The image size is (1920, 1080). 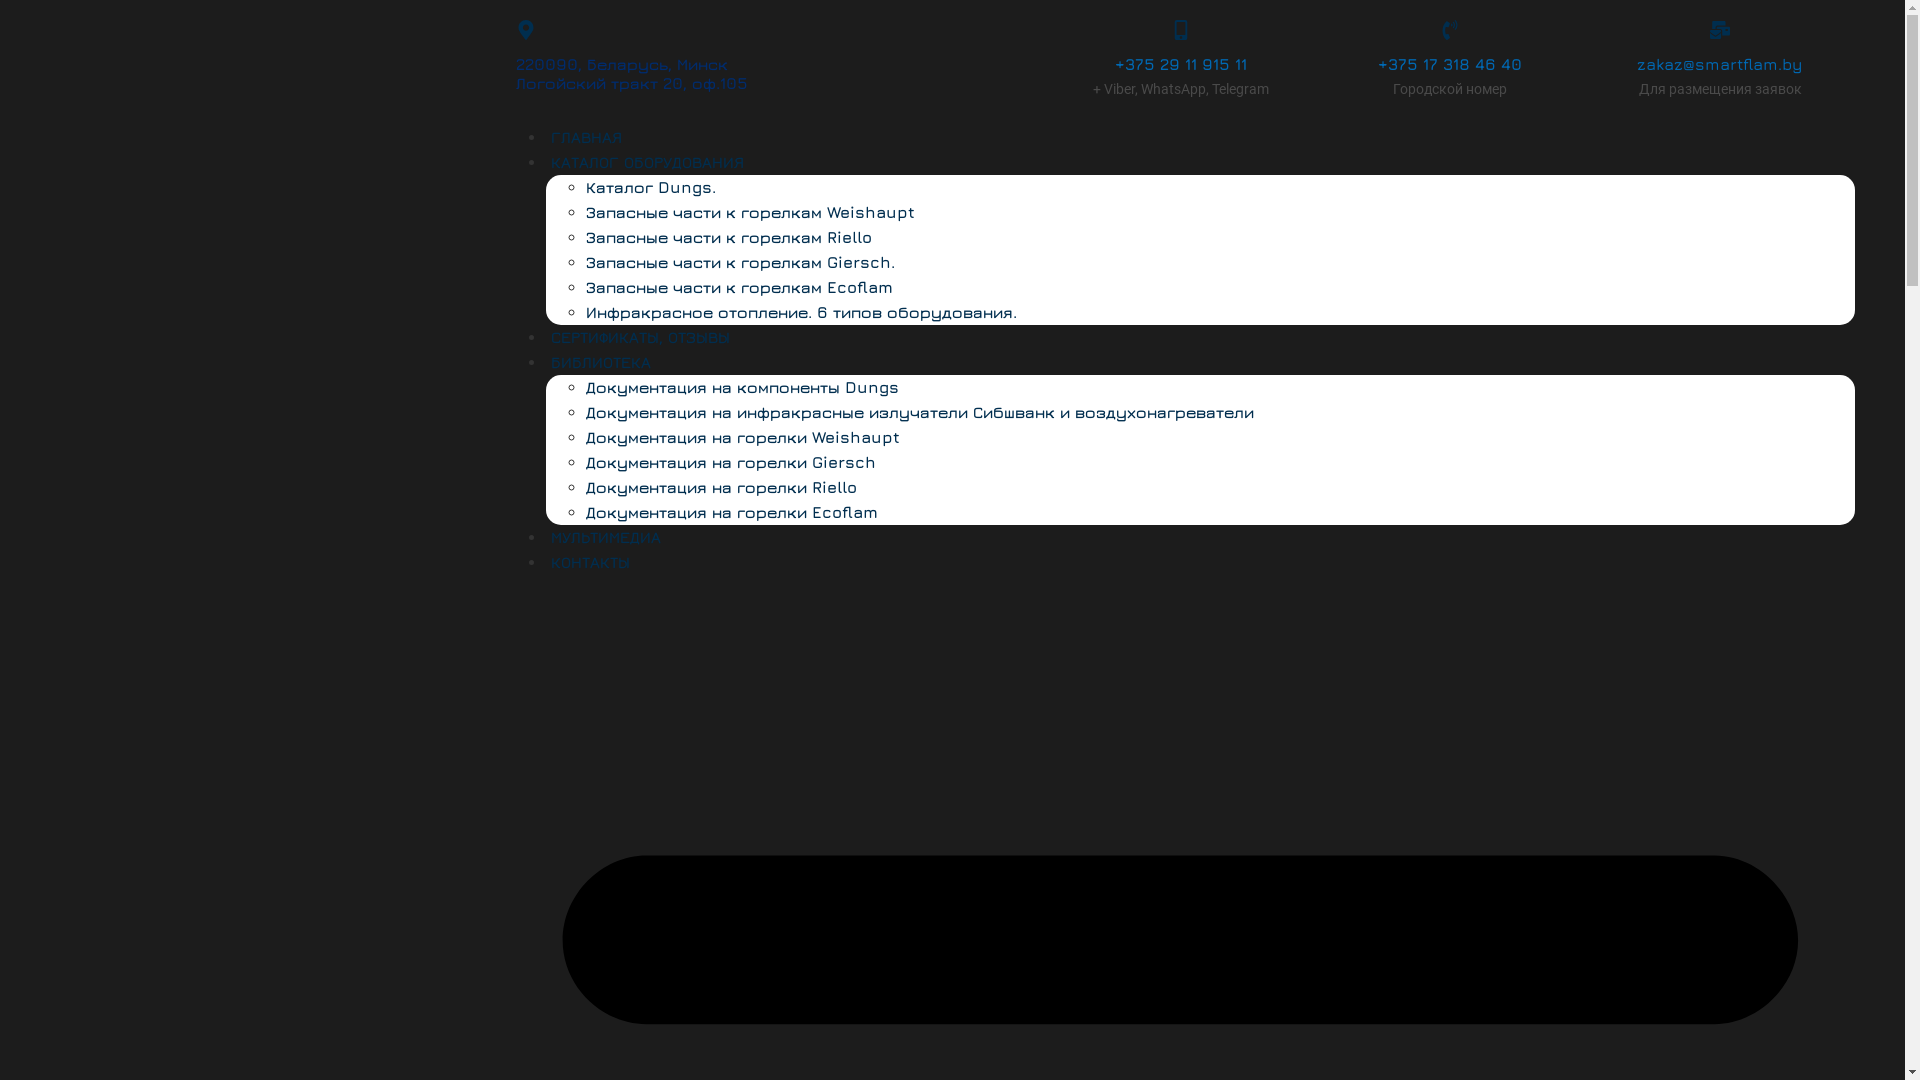 What do you see at coordinates (1449, 63) in the screenshot?
I see `'+375 17 318 46 40'` at bounding box center [1449, 63].